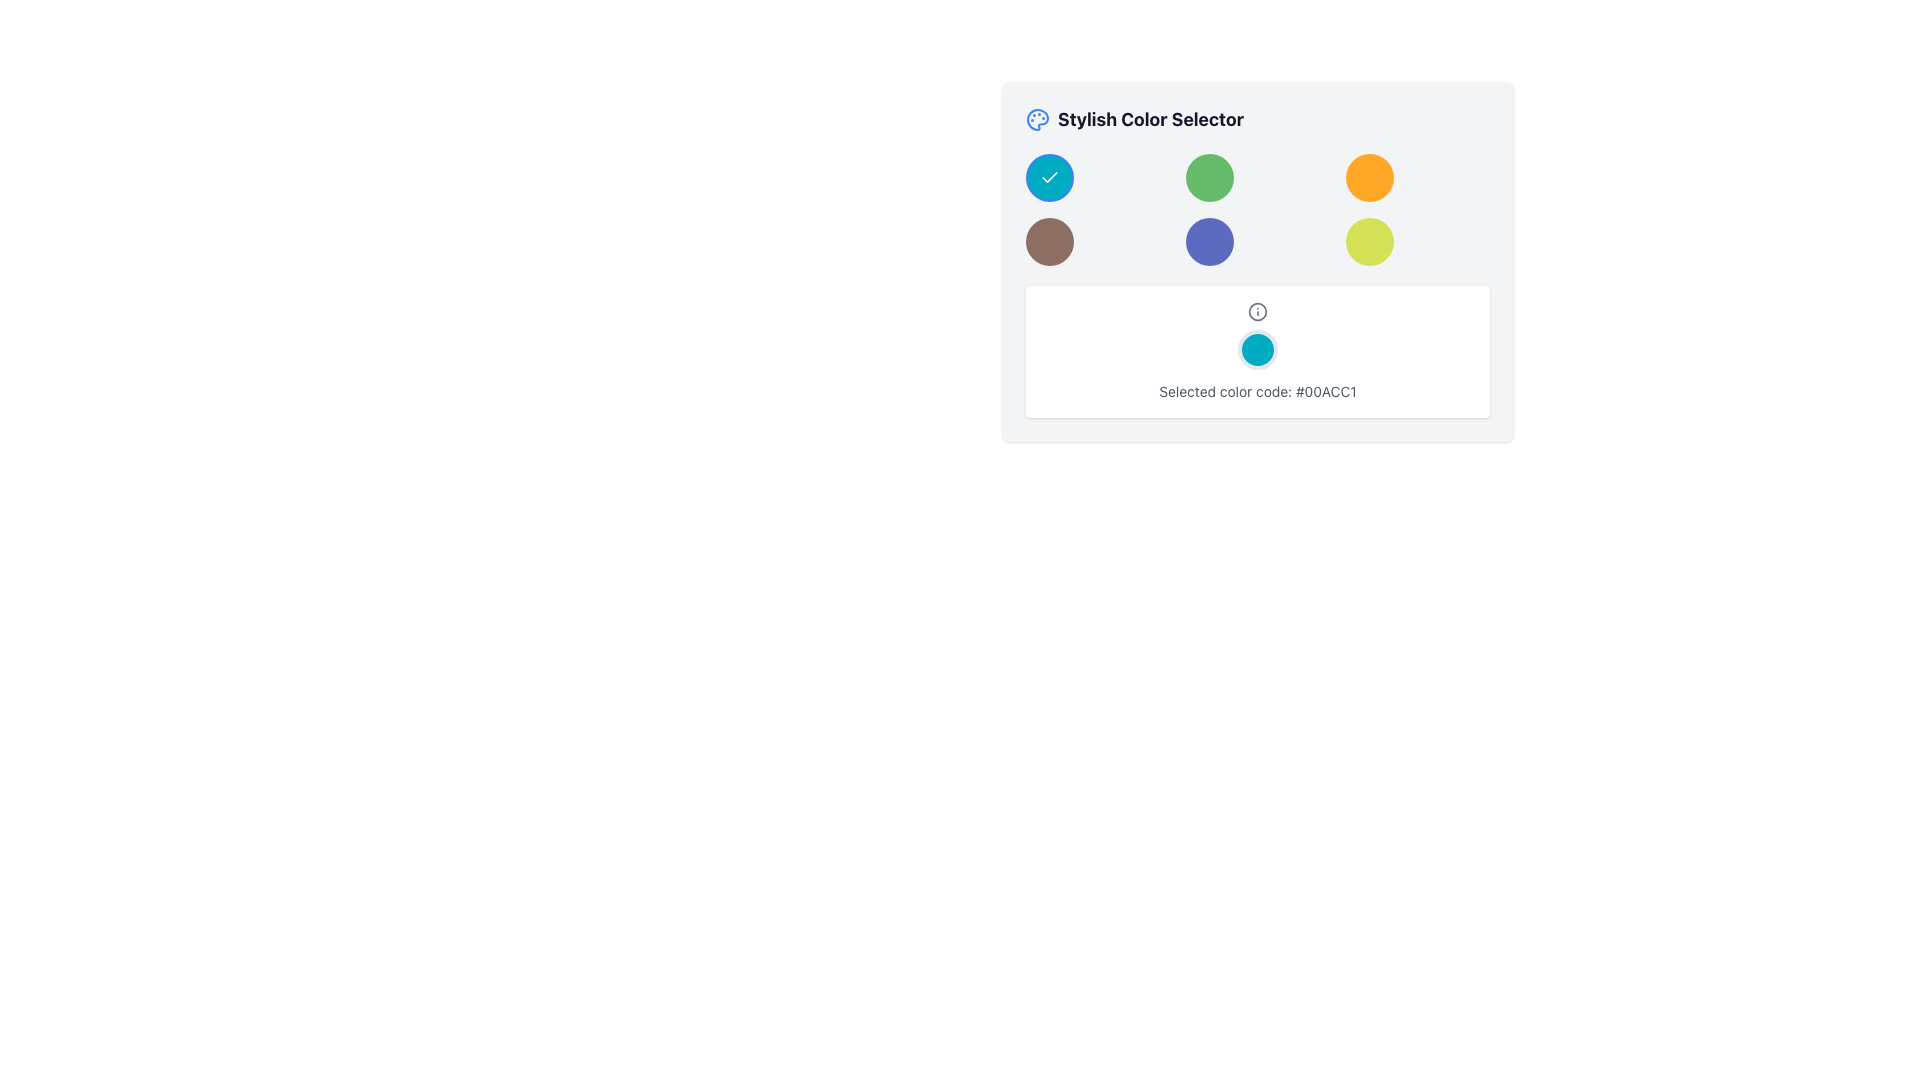  Describe the element at coordinates (1256, 392) in the screenshot. I see `displayed text from the text field that shows 'Selected color code: #00ACC1', which is positioned below a cyan rounded circle` at that location.